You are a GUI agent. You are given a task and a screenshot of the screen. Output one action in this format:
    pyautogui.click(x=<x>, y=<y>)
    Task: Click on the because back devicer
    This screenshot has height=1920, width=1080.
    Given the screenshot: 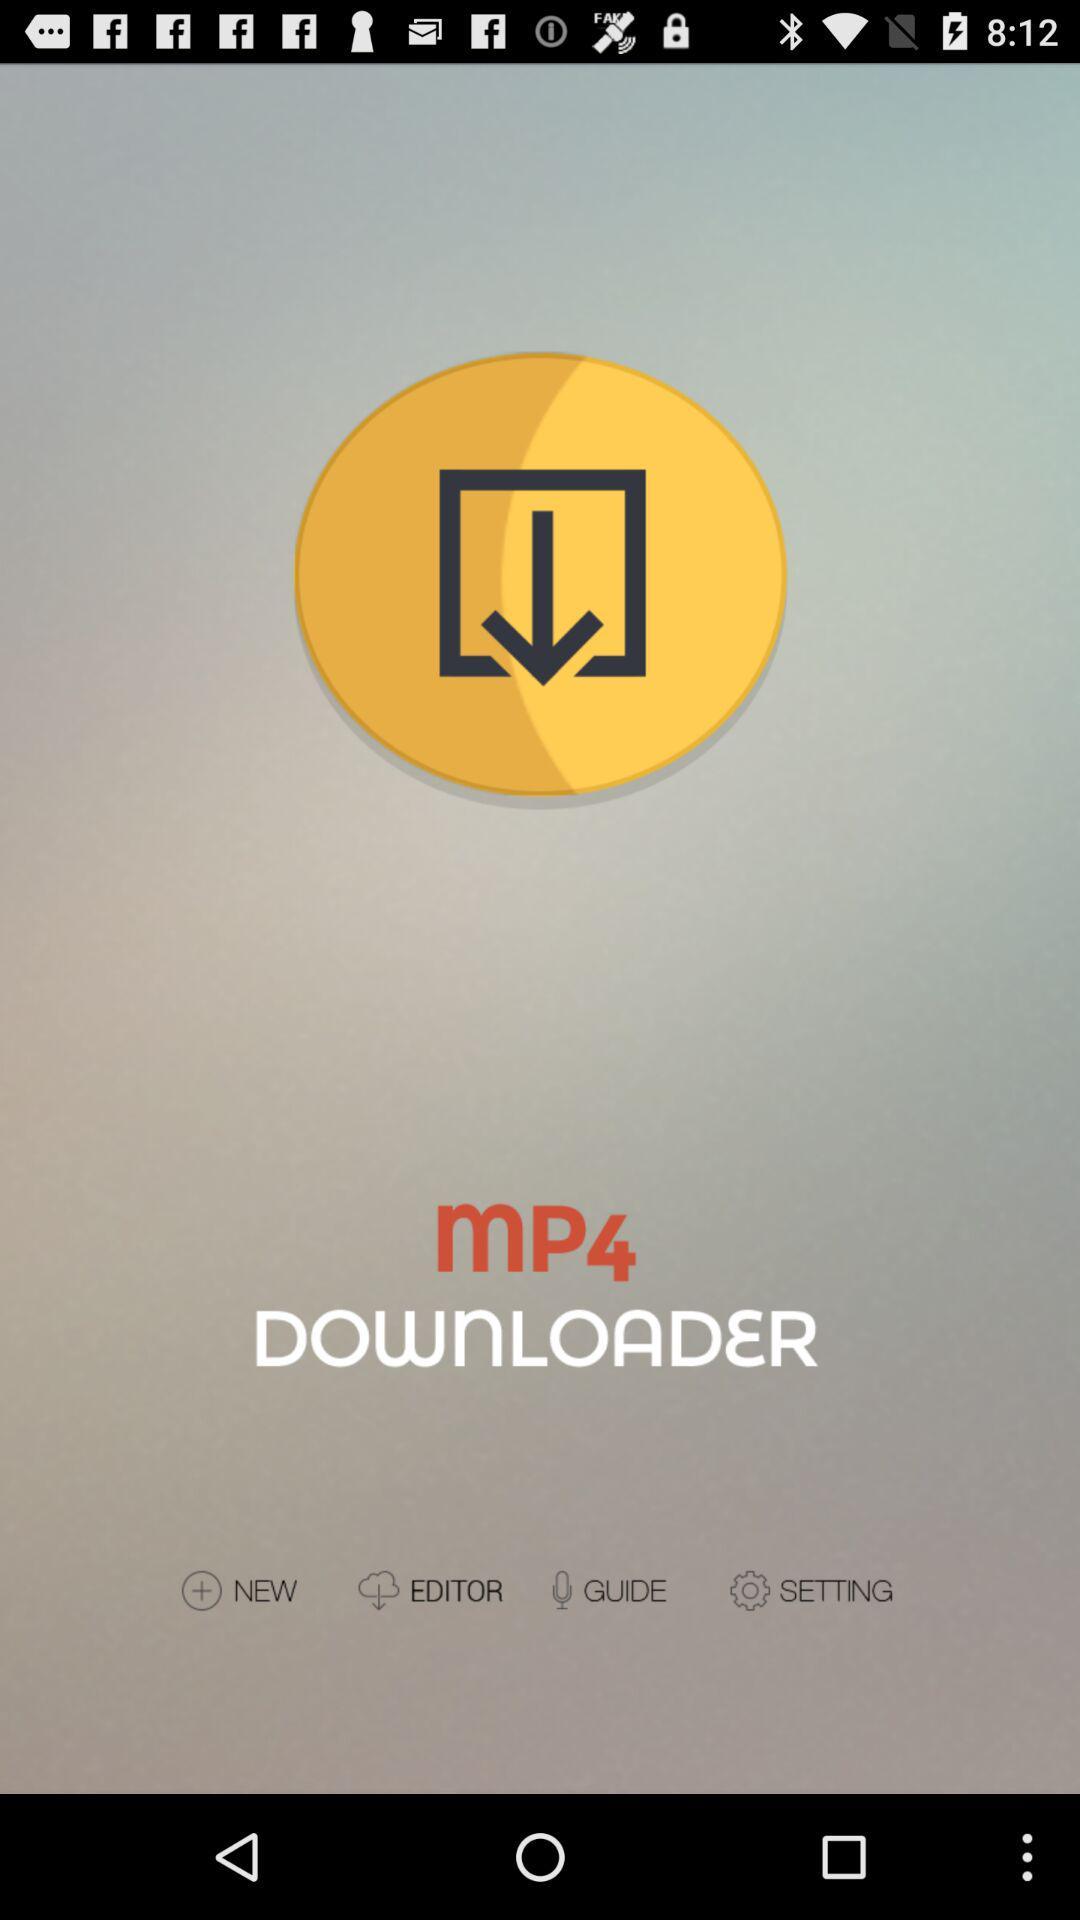 What is the action you would take?
    pyautogui.click(x=440, y=1589)
    